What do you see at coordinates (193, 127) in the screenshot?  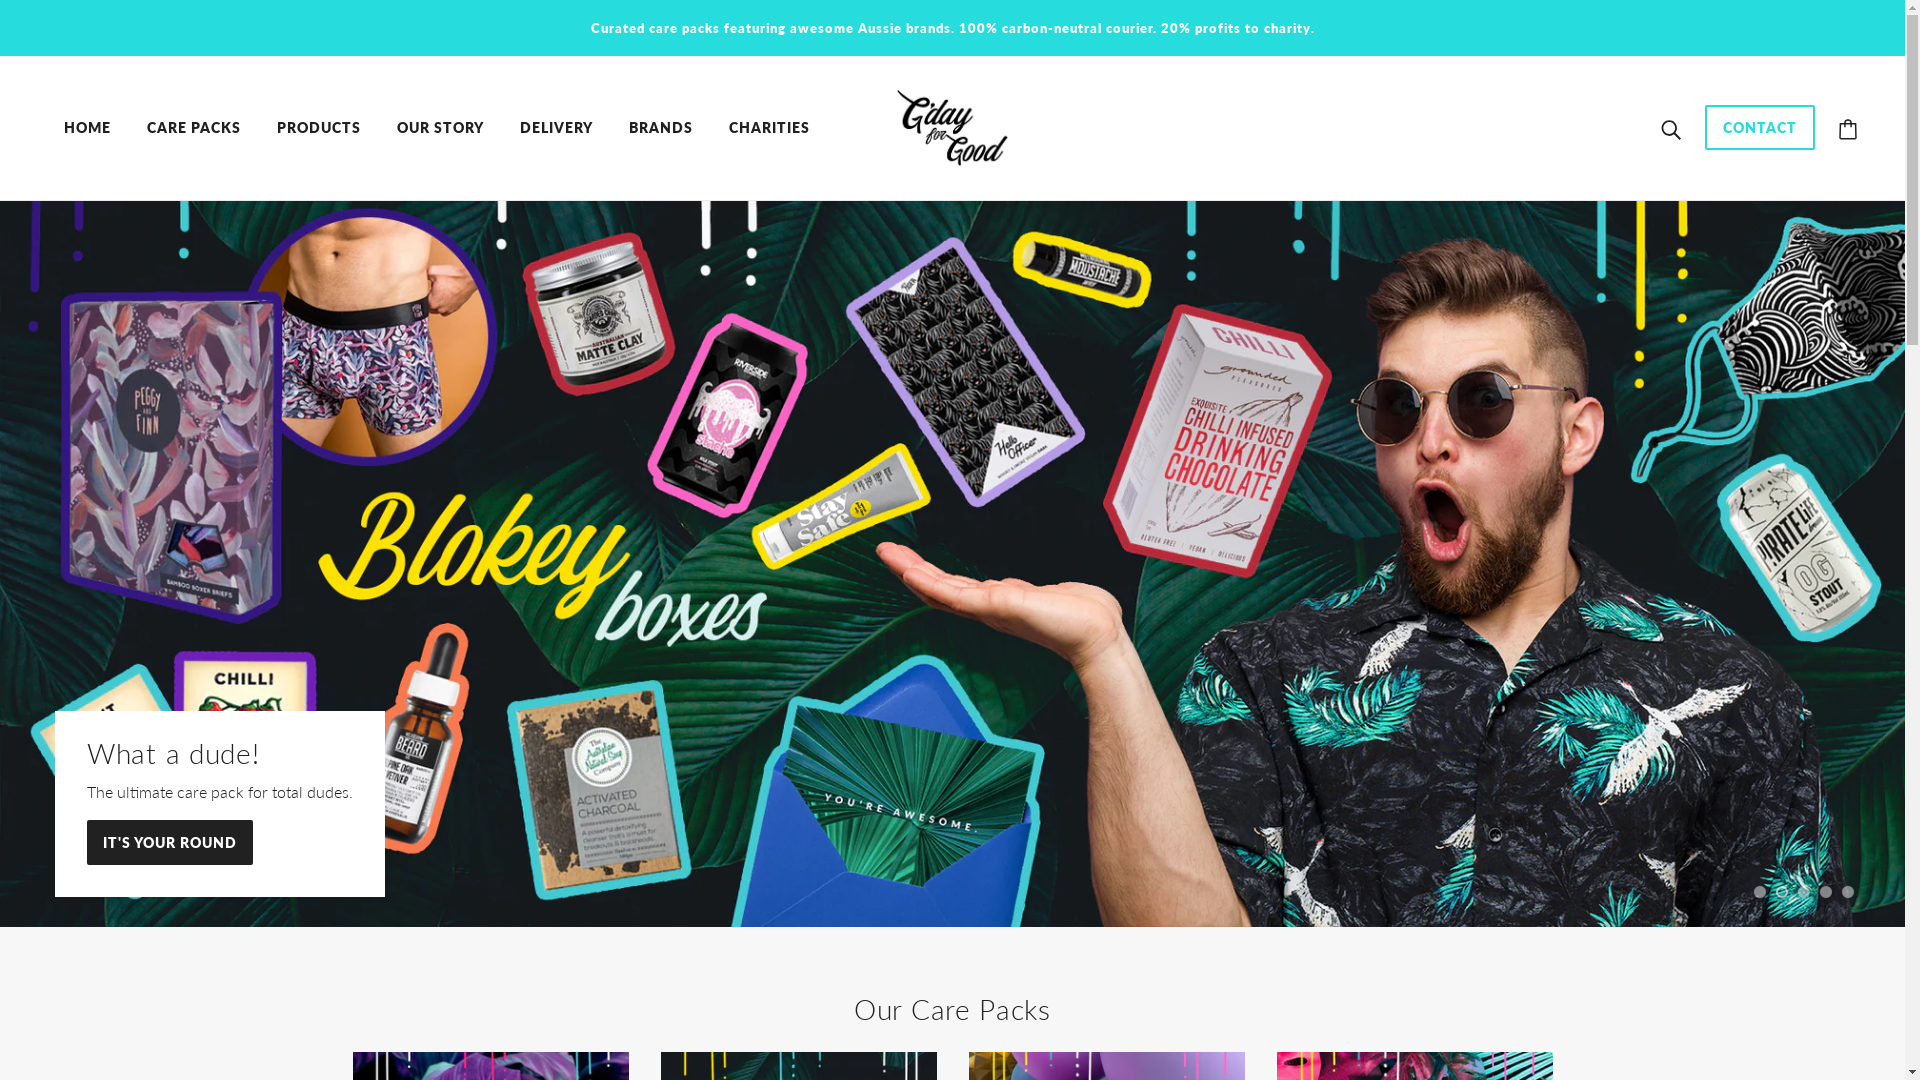 I see `'CARE PACKS'` at bounding box center [193, 127].